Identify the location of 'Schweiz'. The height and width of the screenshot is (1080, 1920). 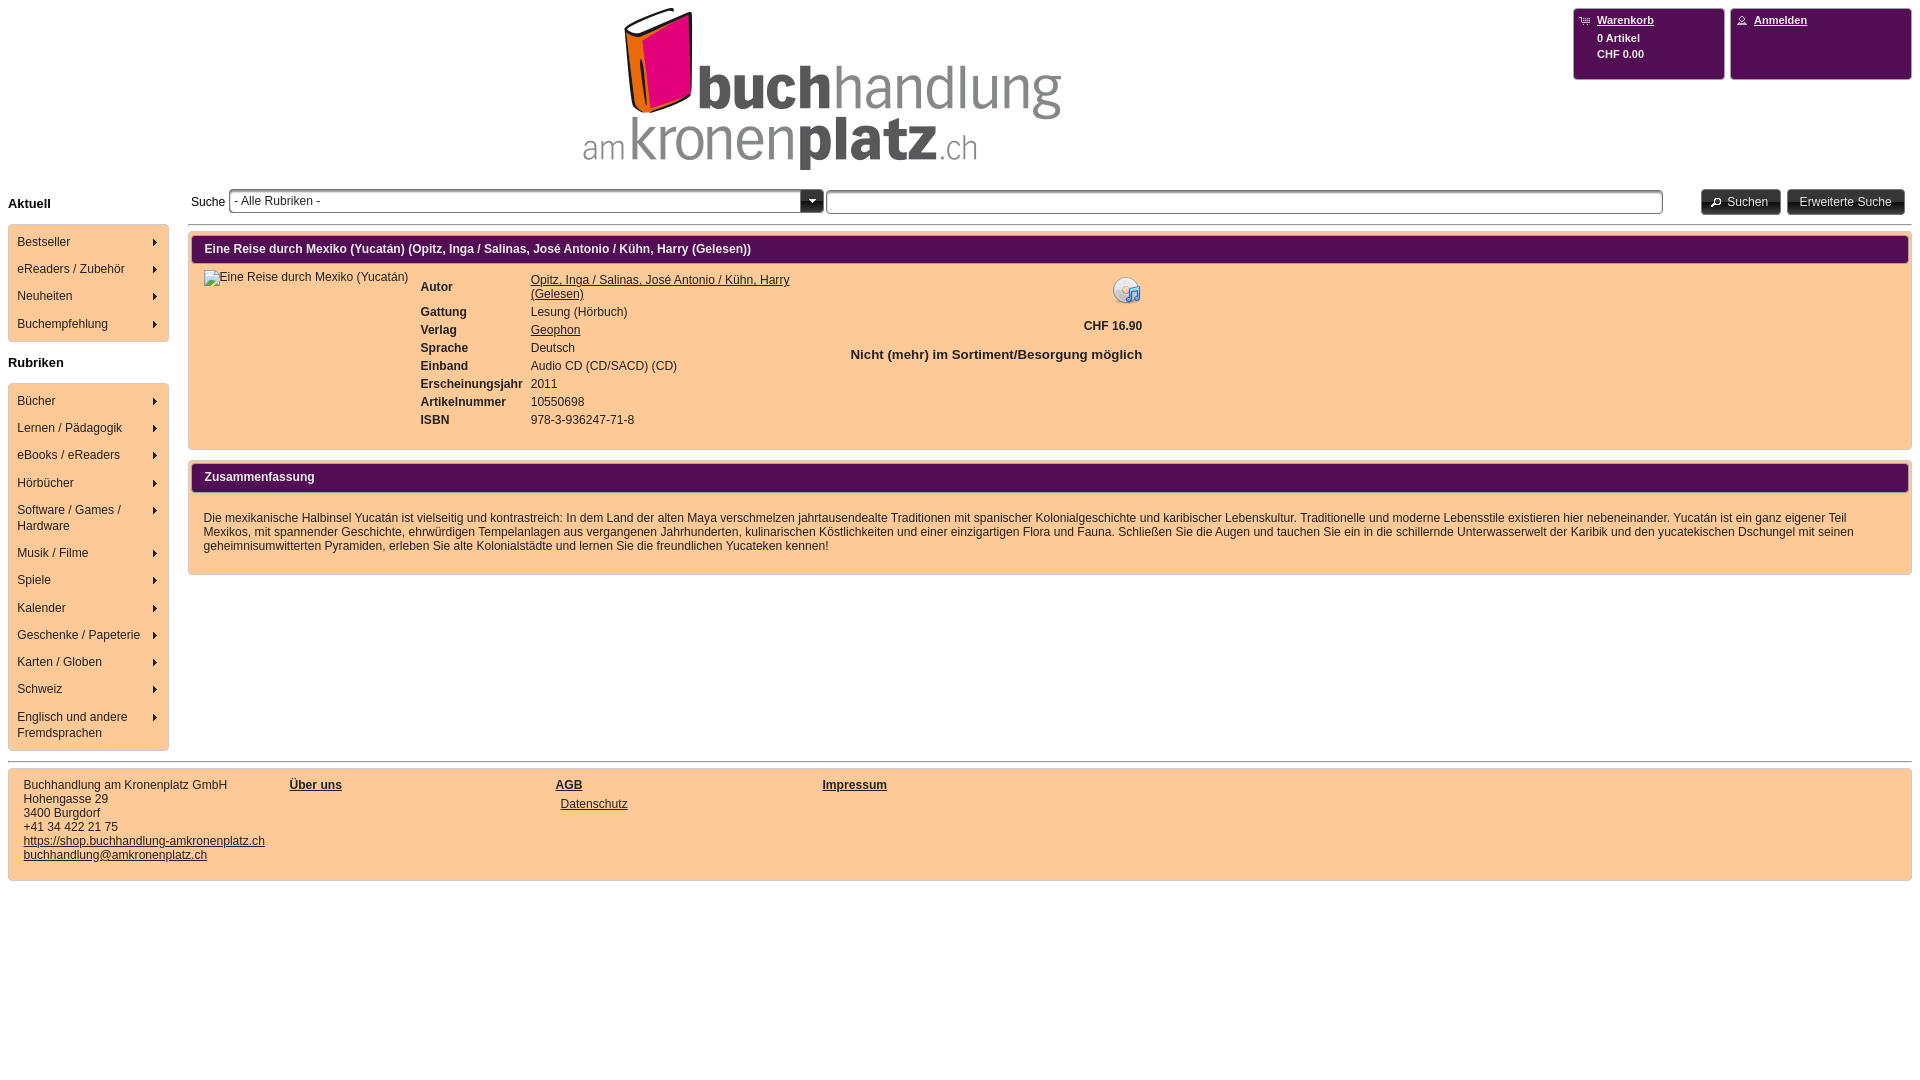
(89, 688).